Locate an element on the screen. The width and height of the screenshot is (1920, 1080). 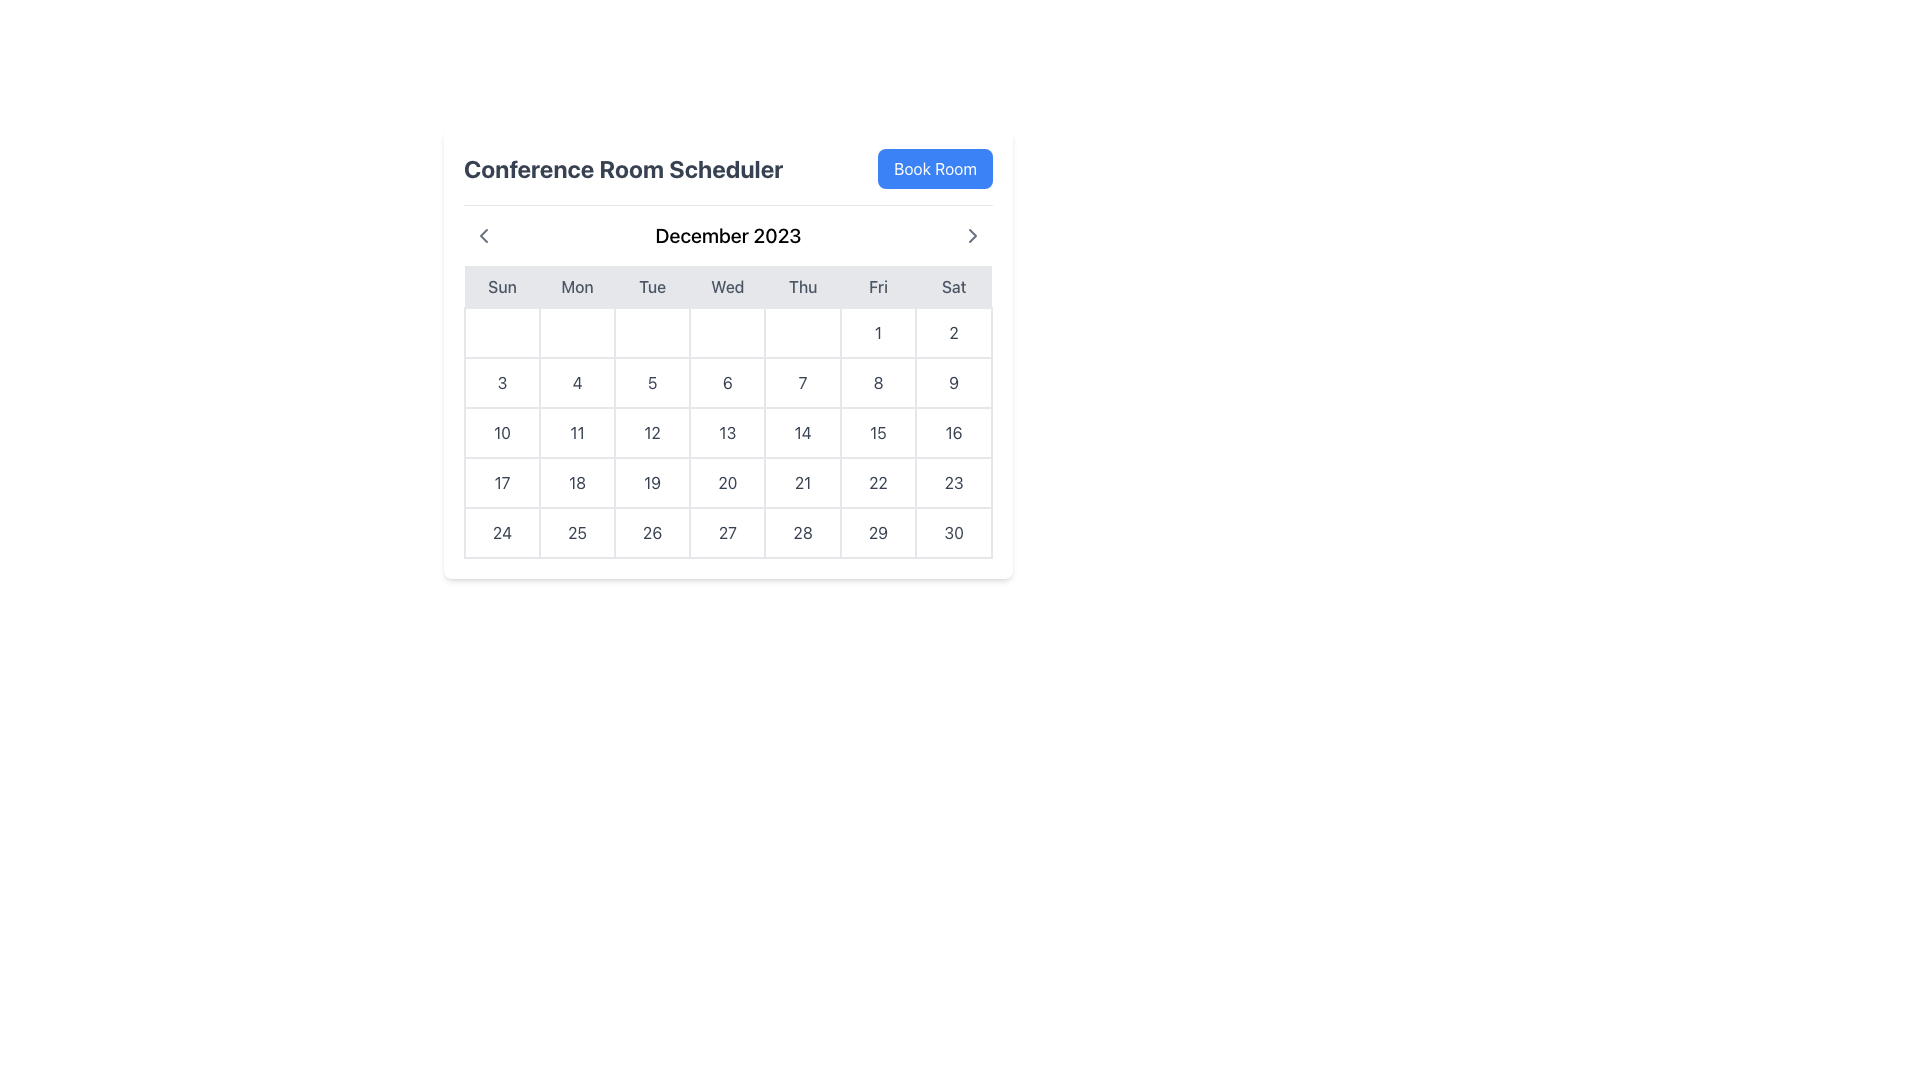
the leftward-pointing chevron icon with a thin stroke and rounded line ends, located in the header section of the calendar widget is located at coordinates (484, 234).